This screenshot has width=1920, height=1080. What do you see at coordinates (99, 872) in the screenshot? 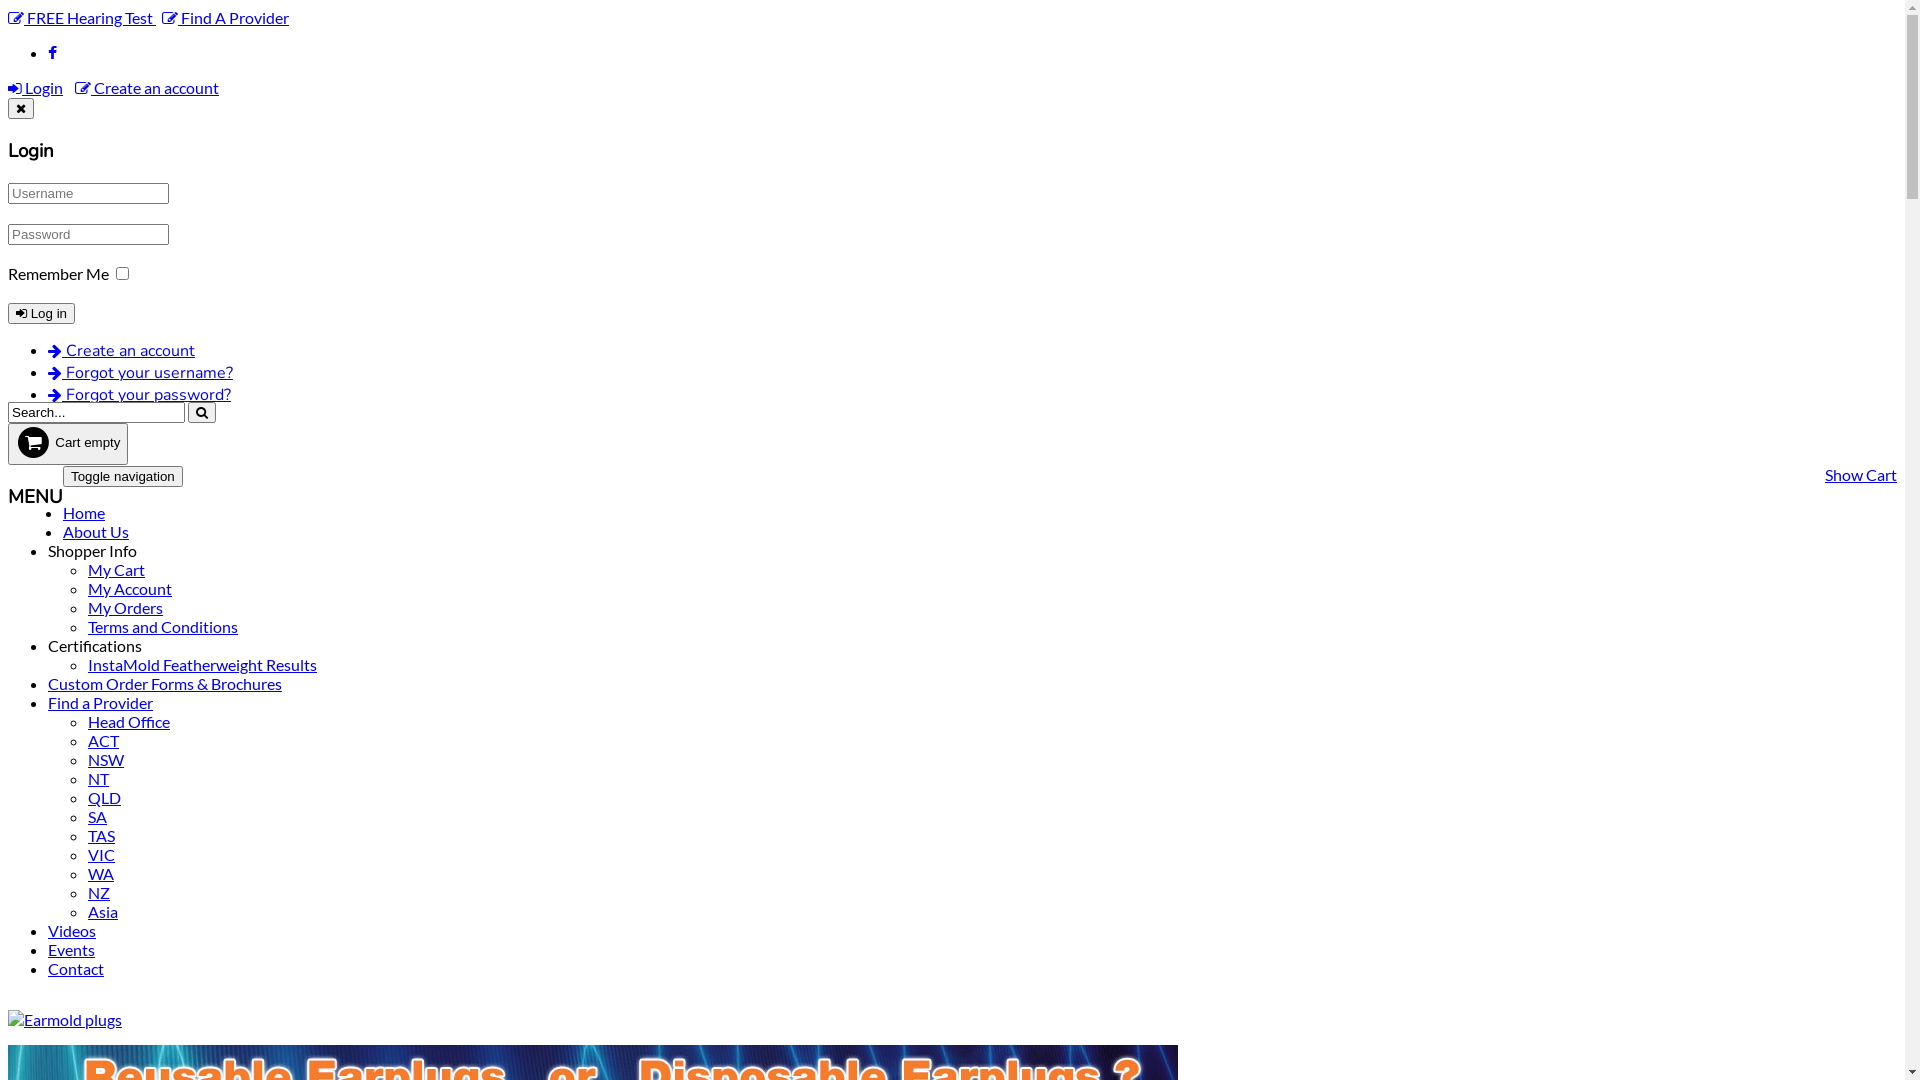
I see `'WA'` at bounding box center [99, 872].